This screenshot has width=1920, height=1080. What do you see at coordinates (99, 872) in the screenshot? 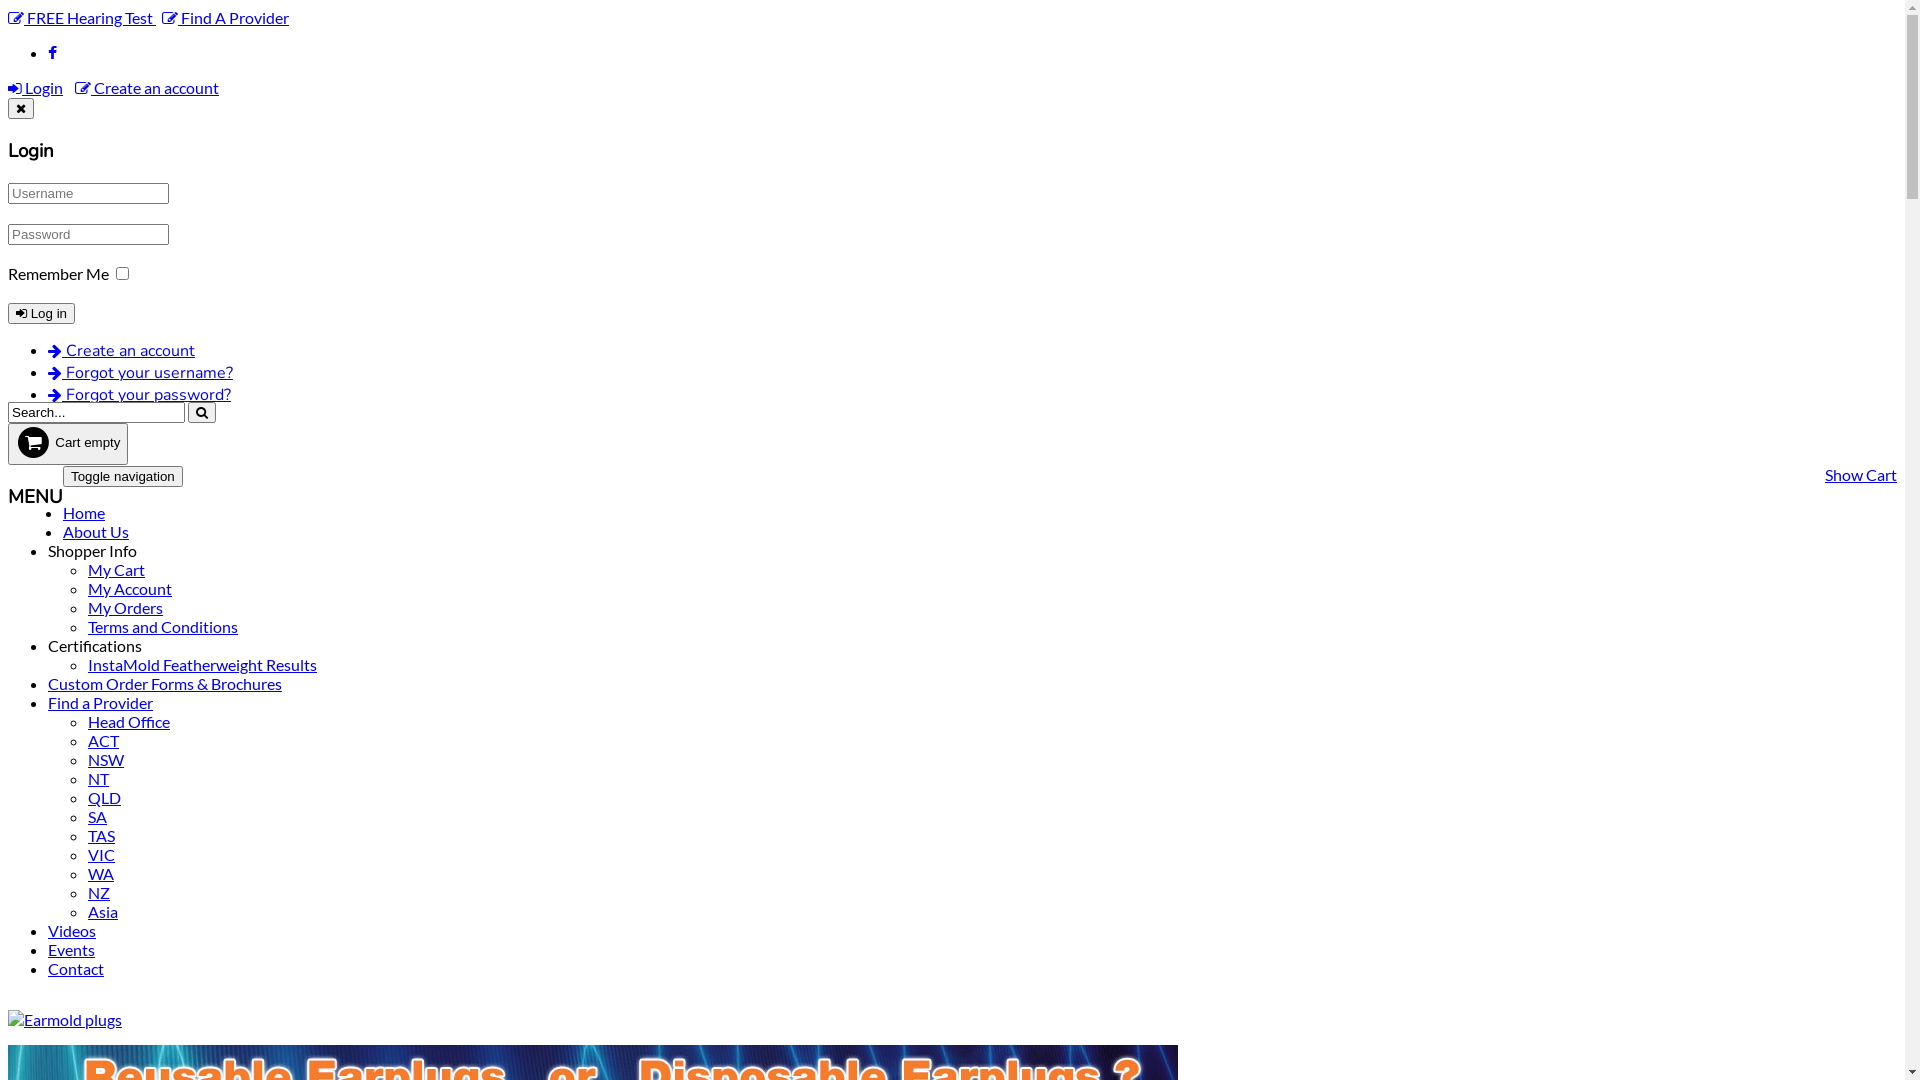
I see `'WA'` at bounding box center [99, 872].